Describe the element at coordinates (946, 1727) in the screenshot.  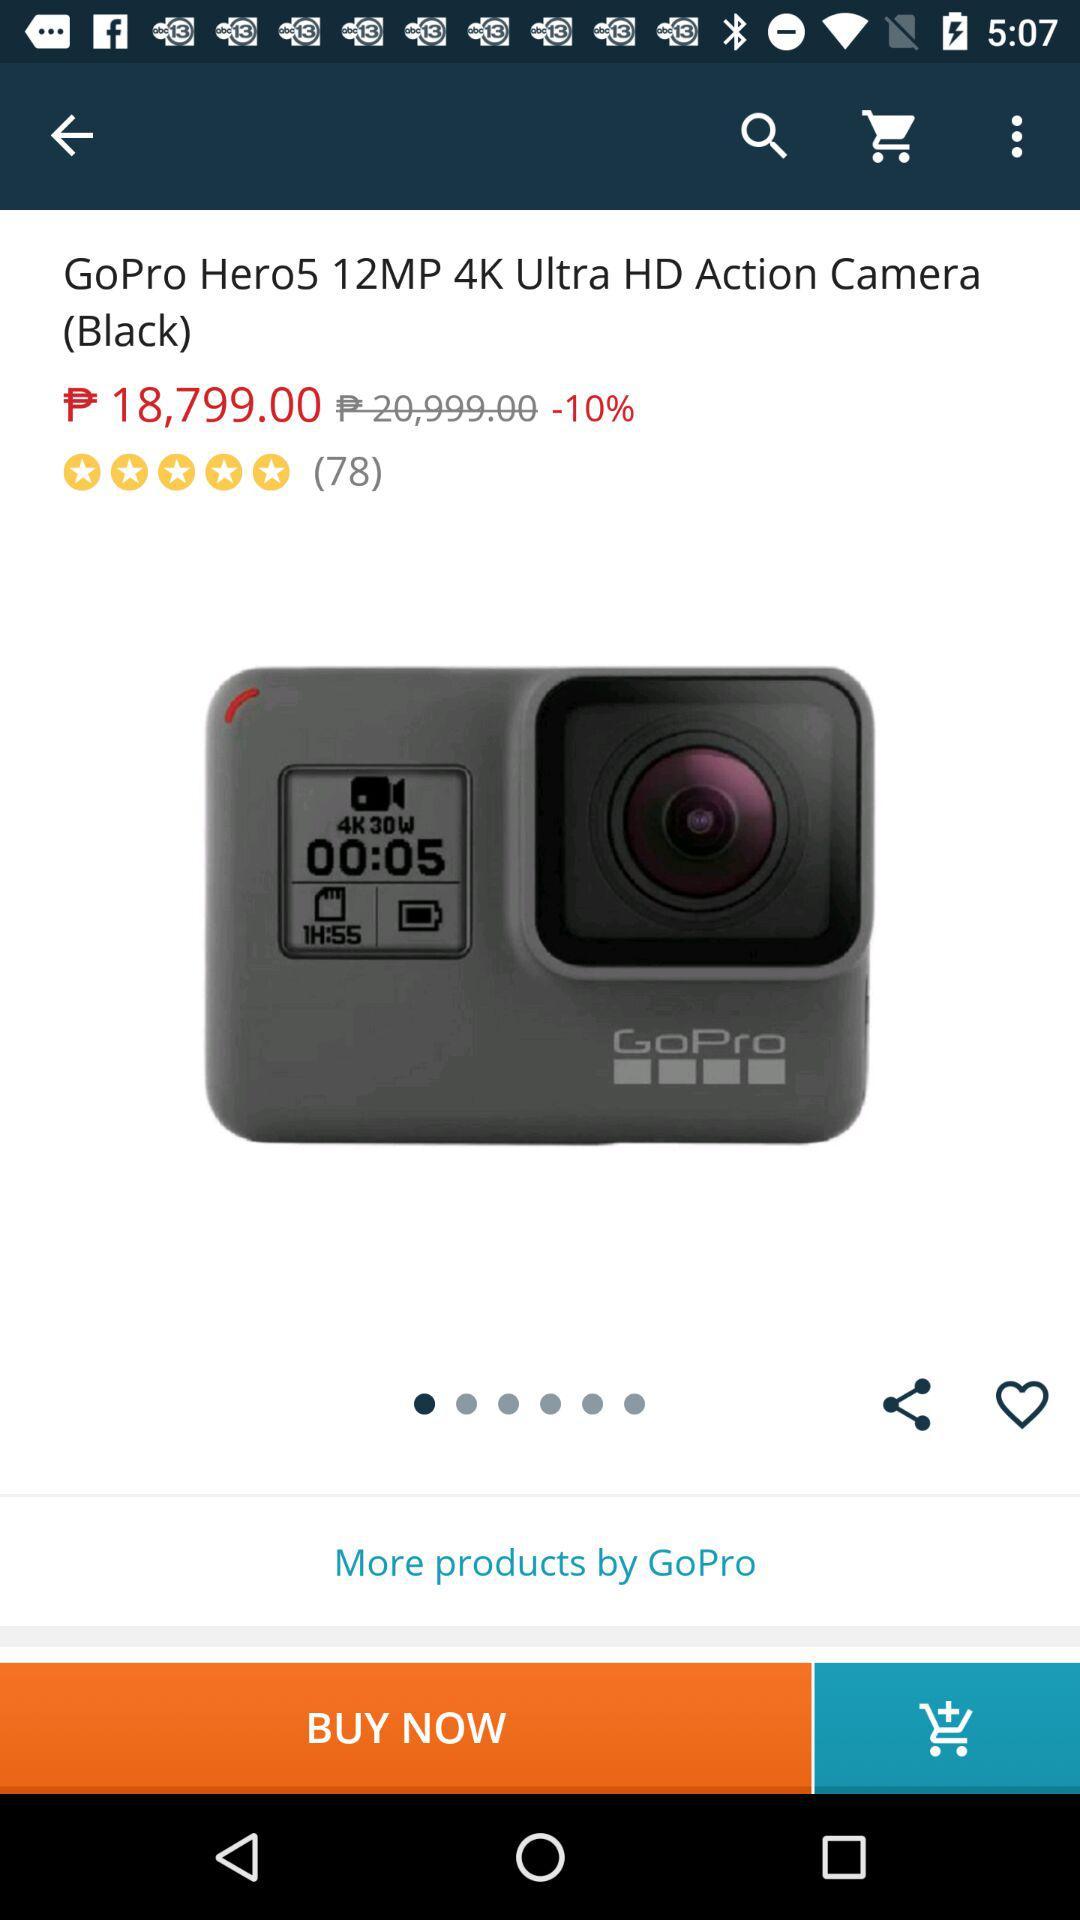
I see `the icon below the more products by icon` at that location.